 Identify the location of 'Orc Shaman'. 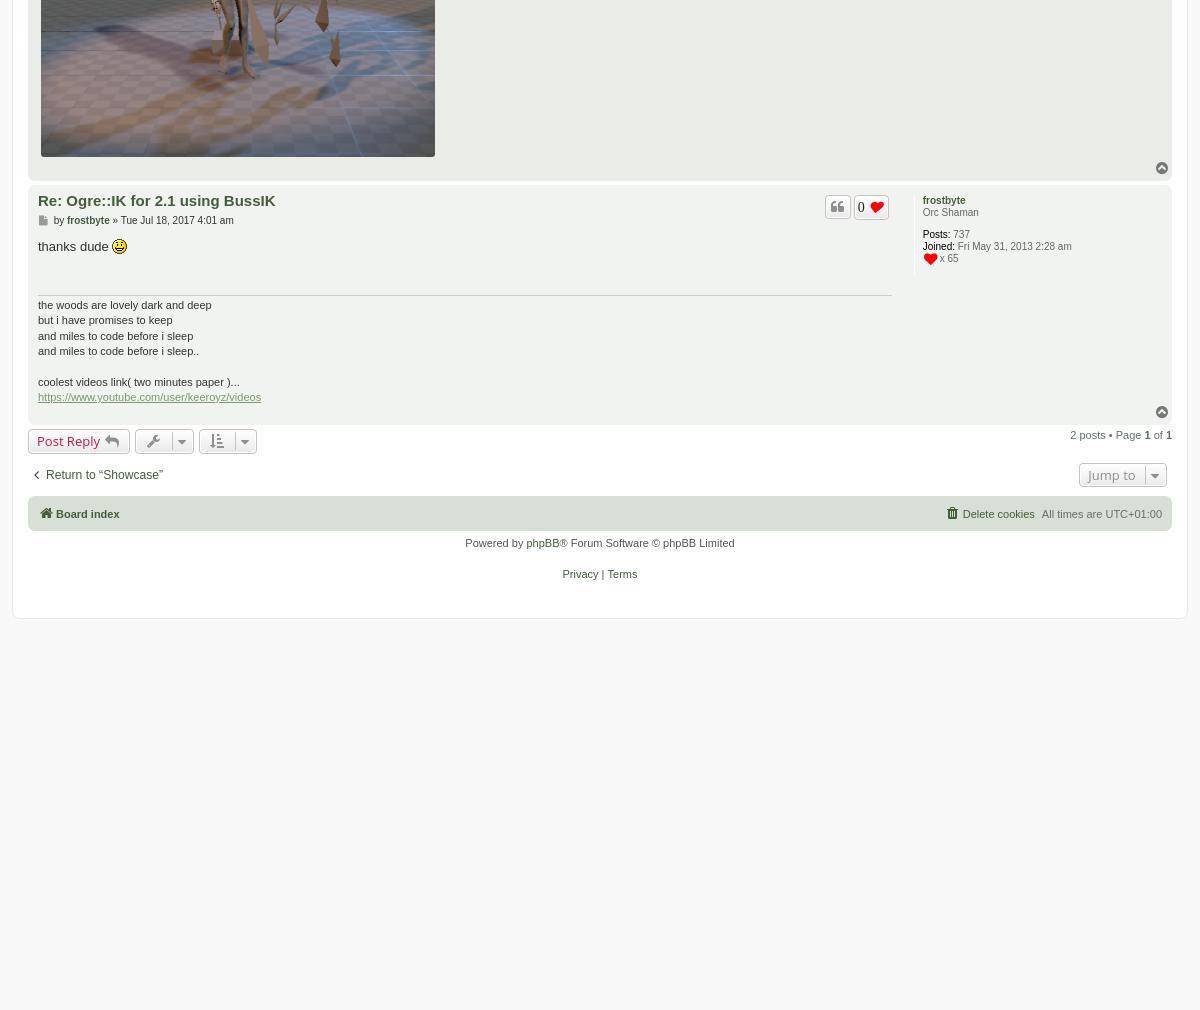
(950, 210).